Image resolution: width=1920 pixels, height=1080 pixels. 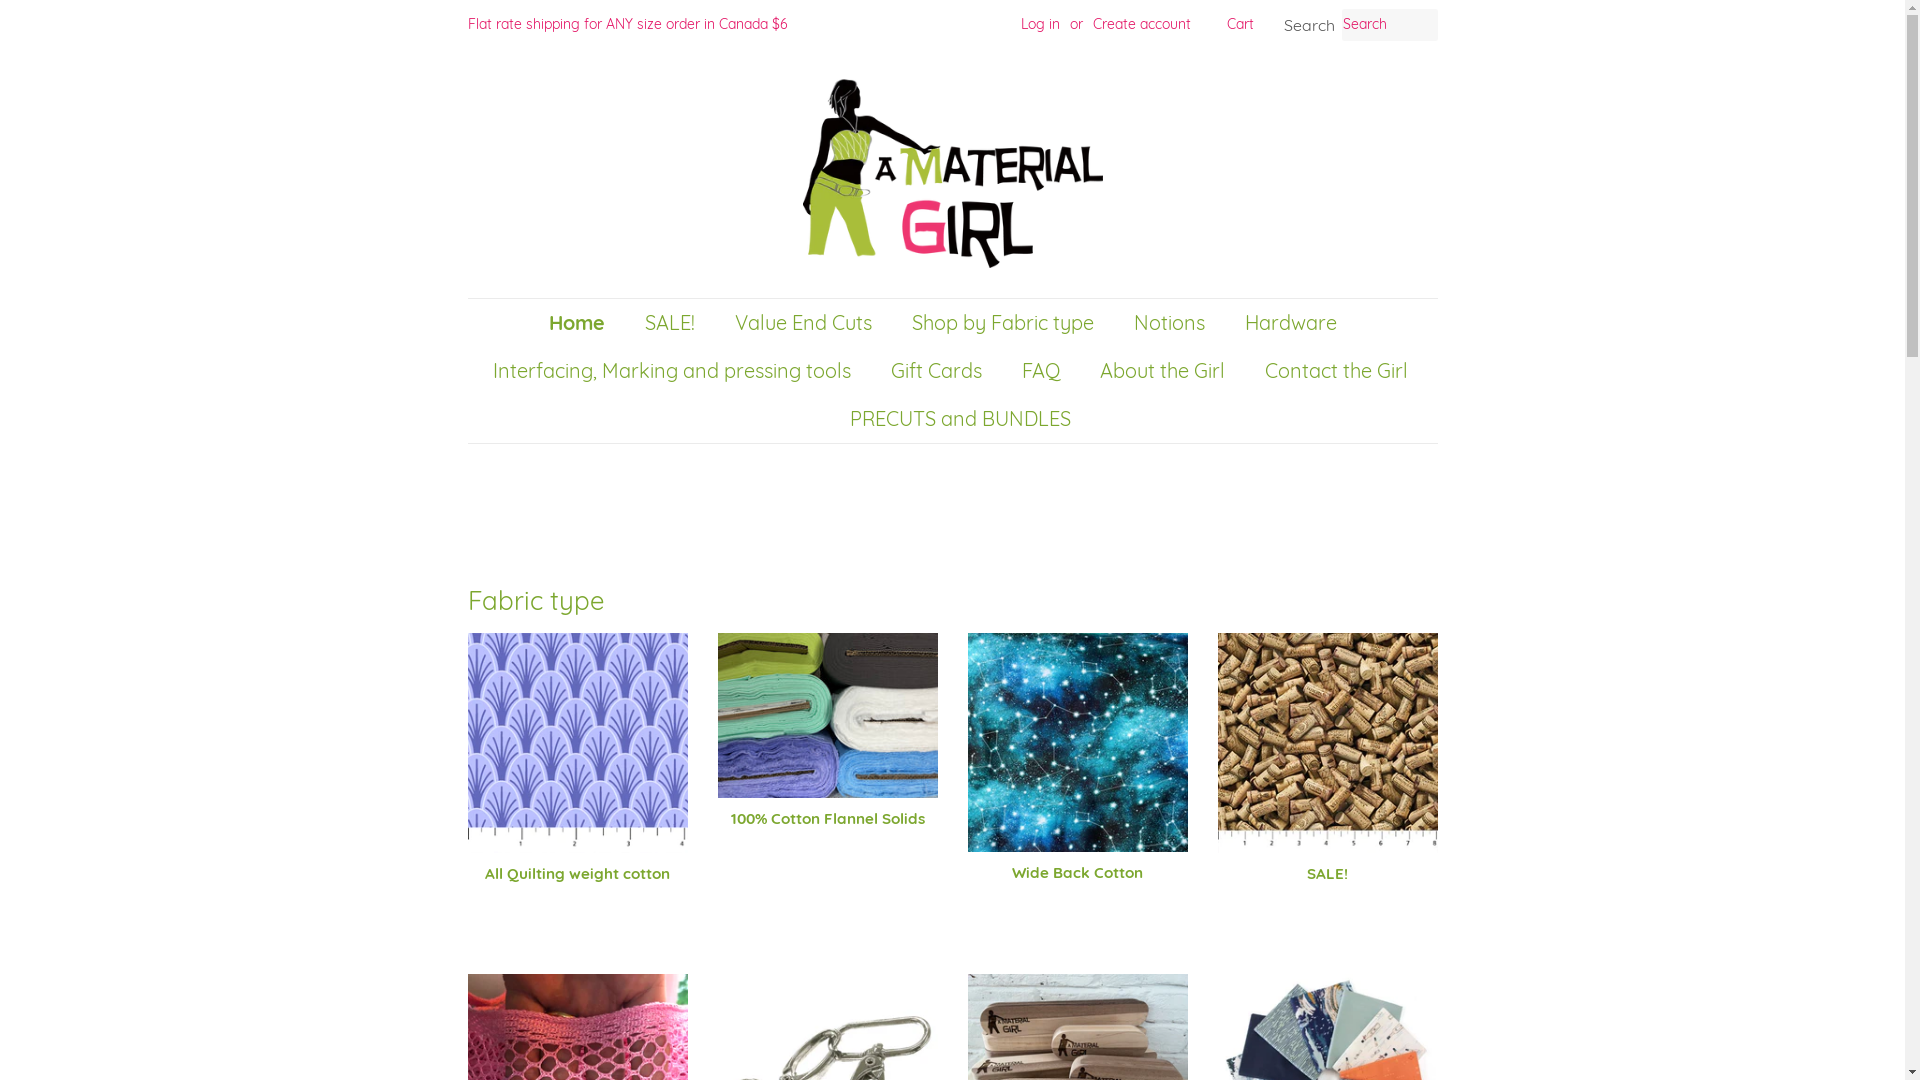 What do you see at coordinates (1163, 370) in the screenshot?
I see `'About the Girl'` at bounding box center [1163, 370].